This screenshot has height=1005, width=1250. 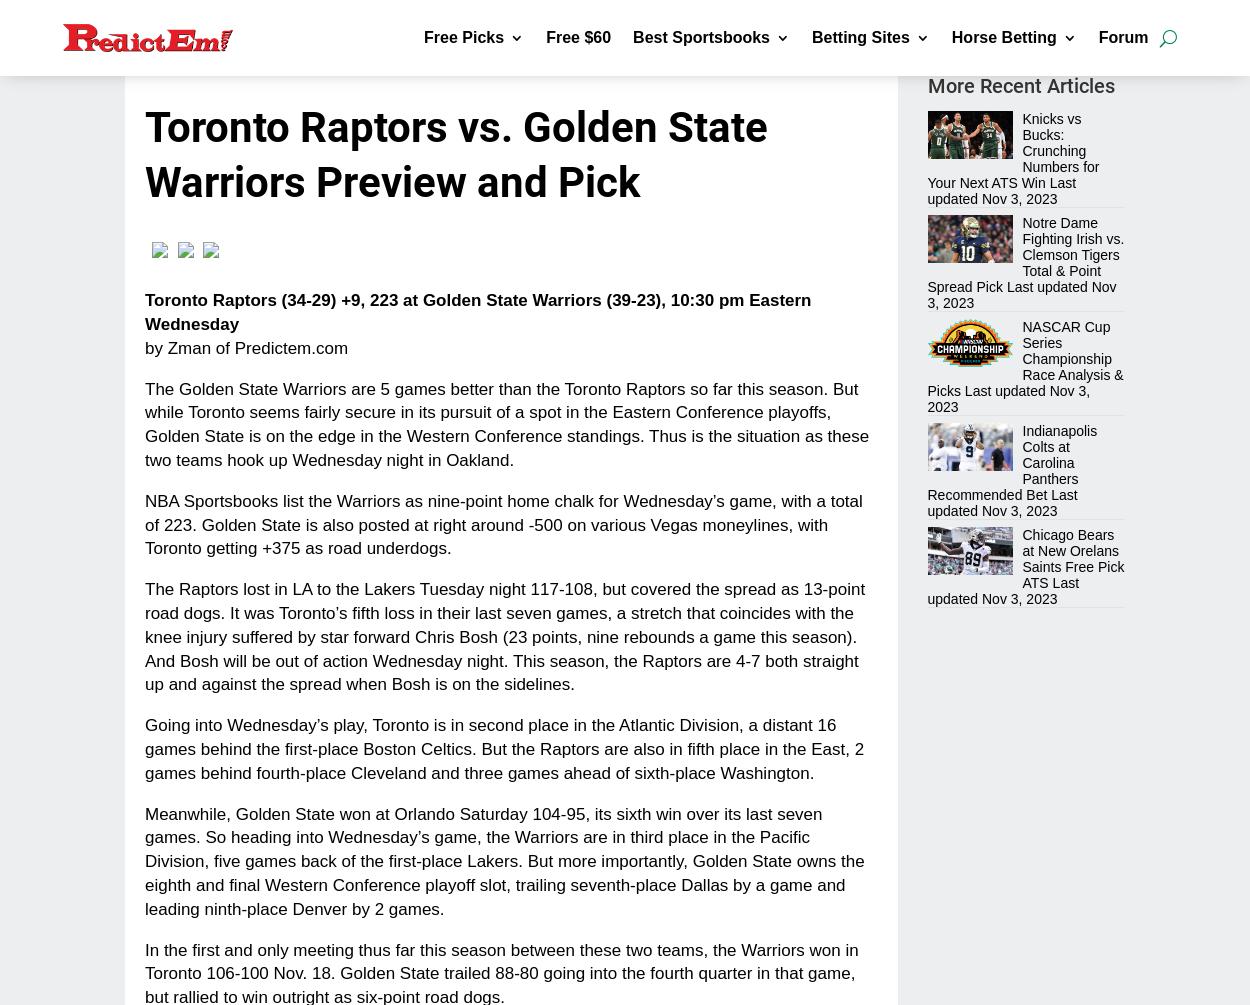 What do you see at coordinates (893, 316) in the screenshot?
I see `'SportsBetting'` at bounding box center [893, 316].